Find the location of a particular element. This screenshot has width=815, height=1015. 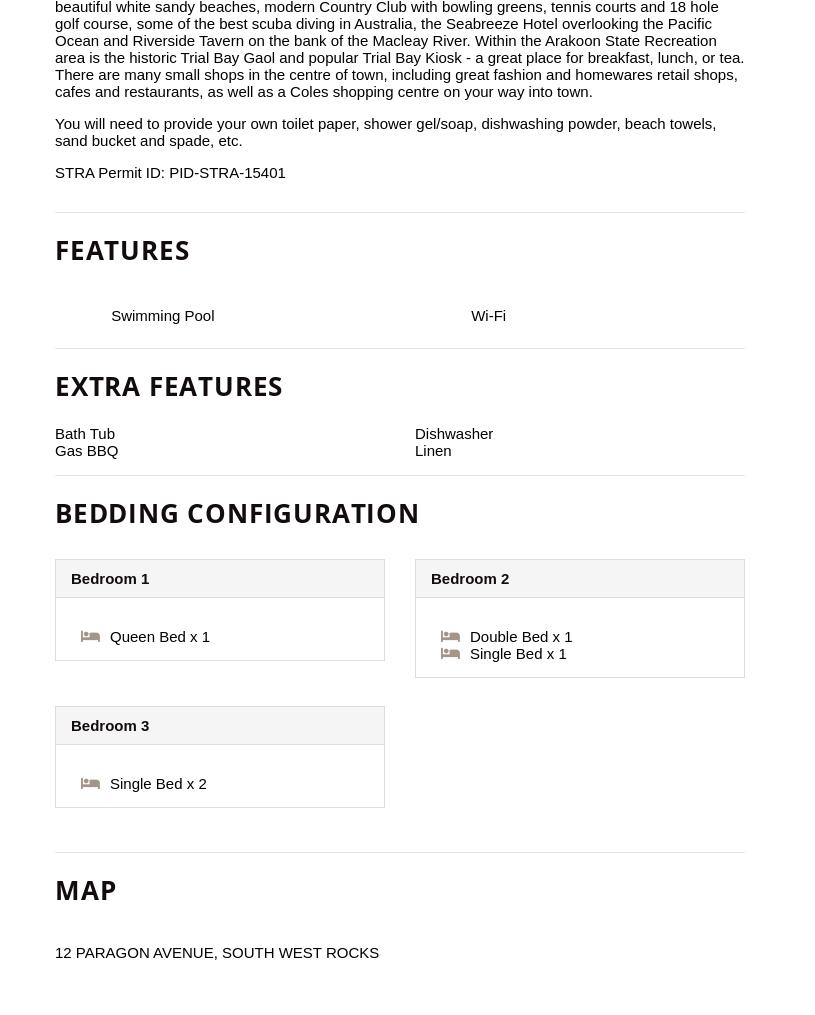

'Gas BBQ' is located at coordinates (85, 449).